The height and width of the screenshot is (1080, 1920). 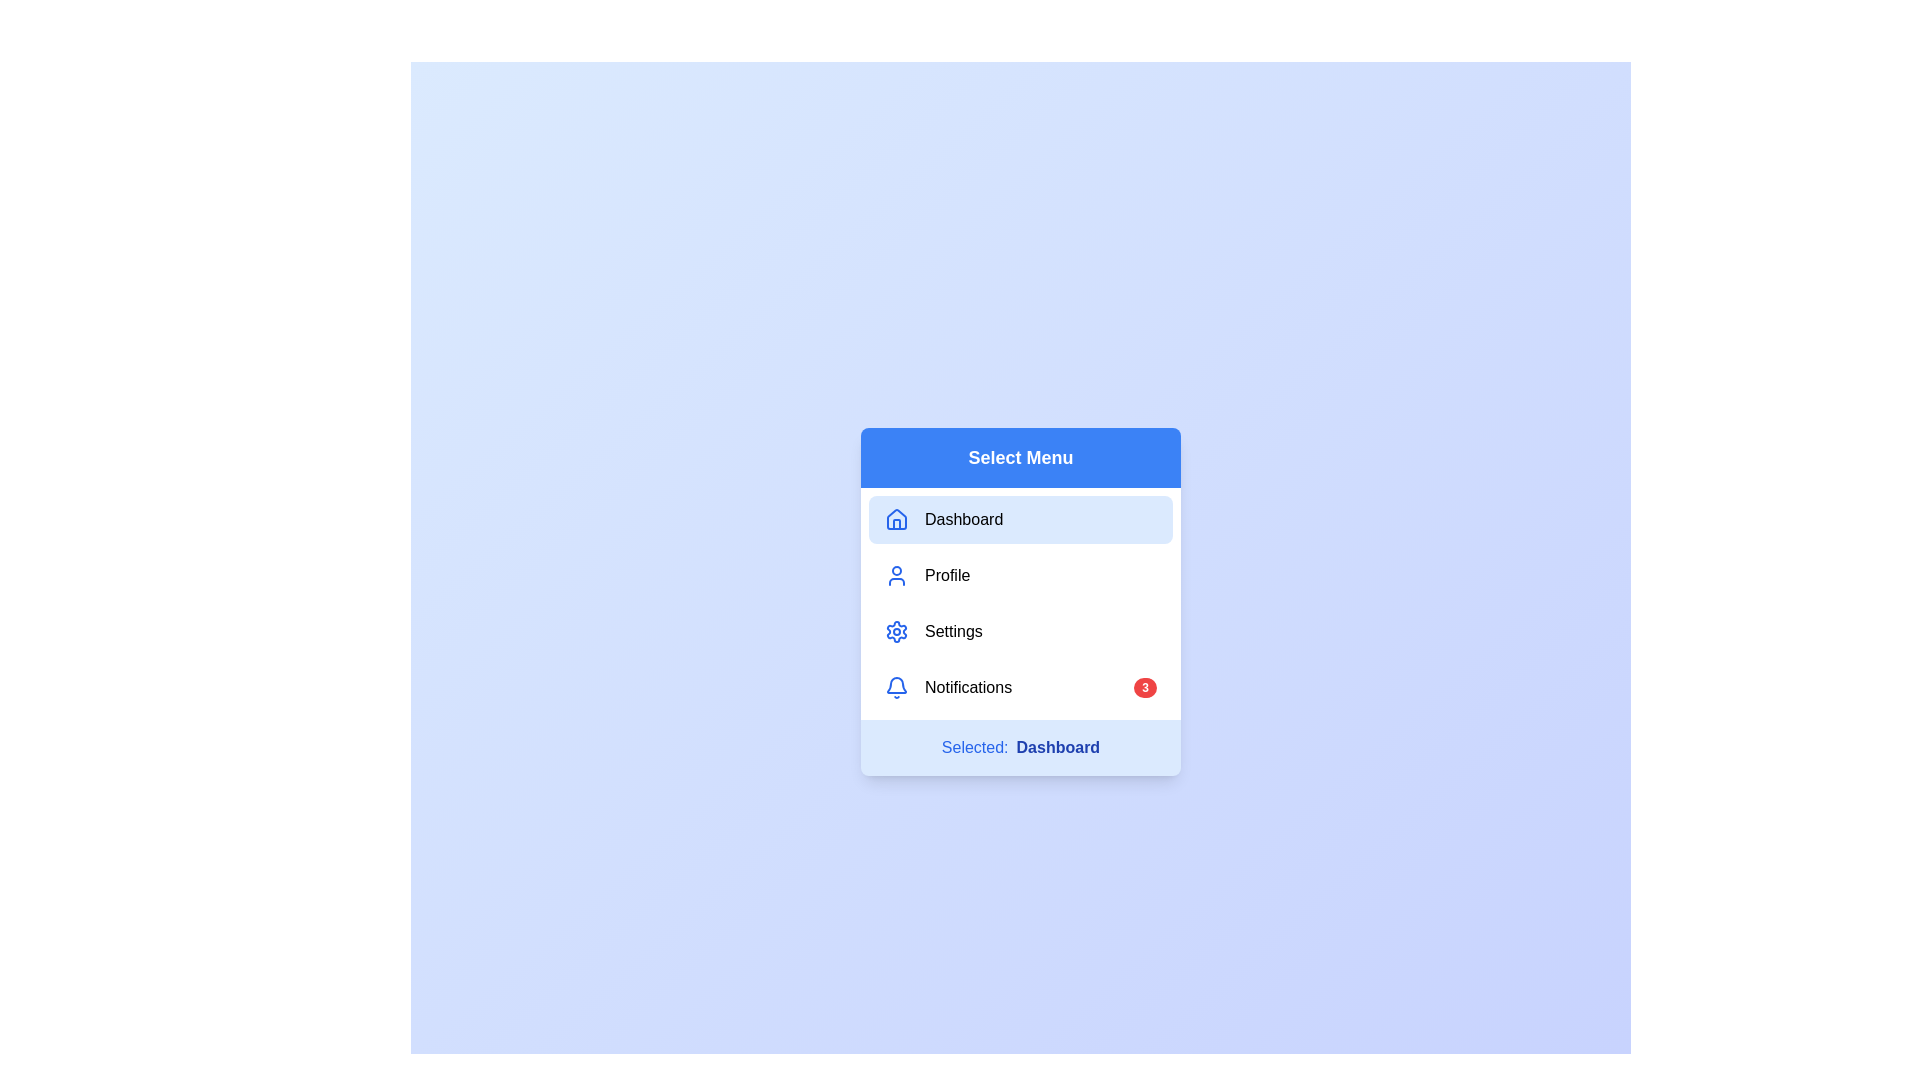 I want to click on the menu item Settings from the list, so click(x=1021, y=632).